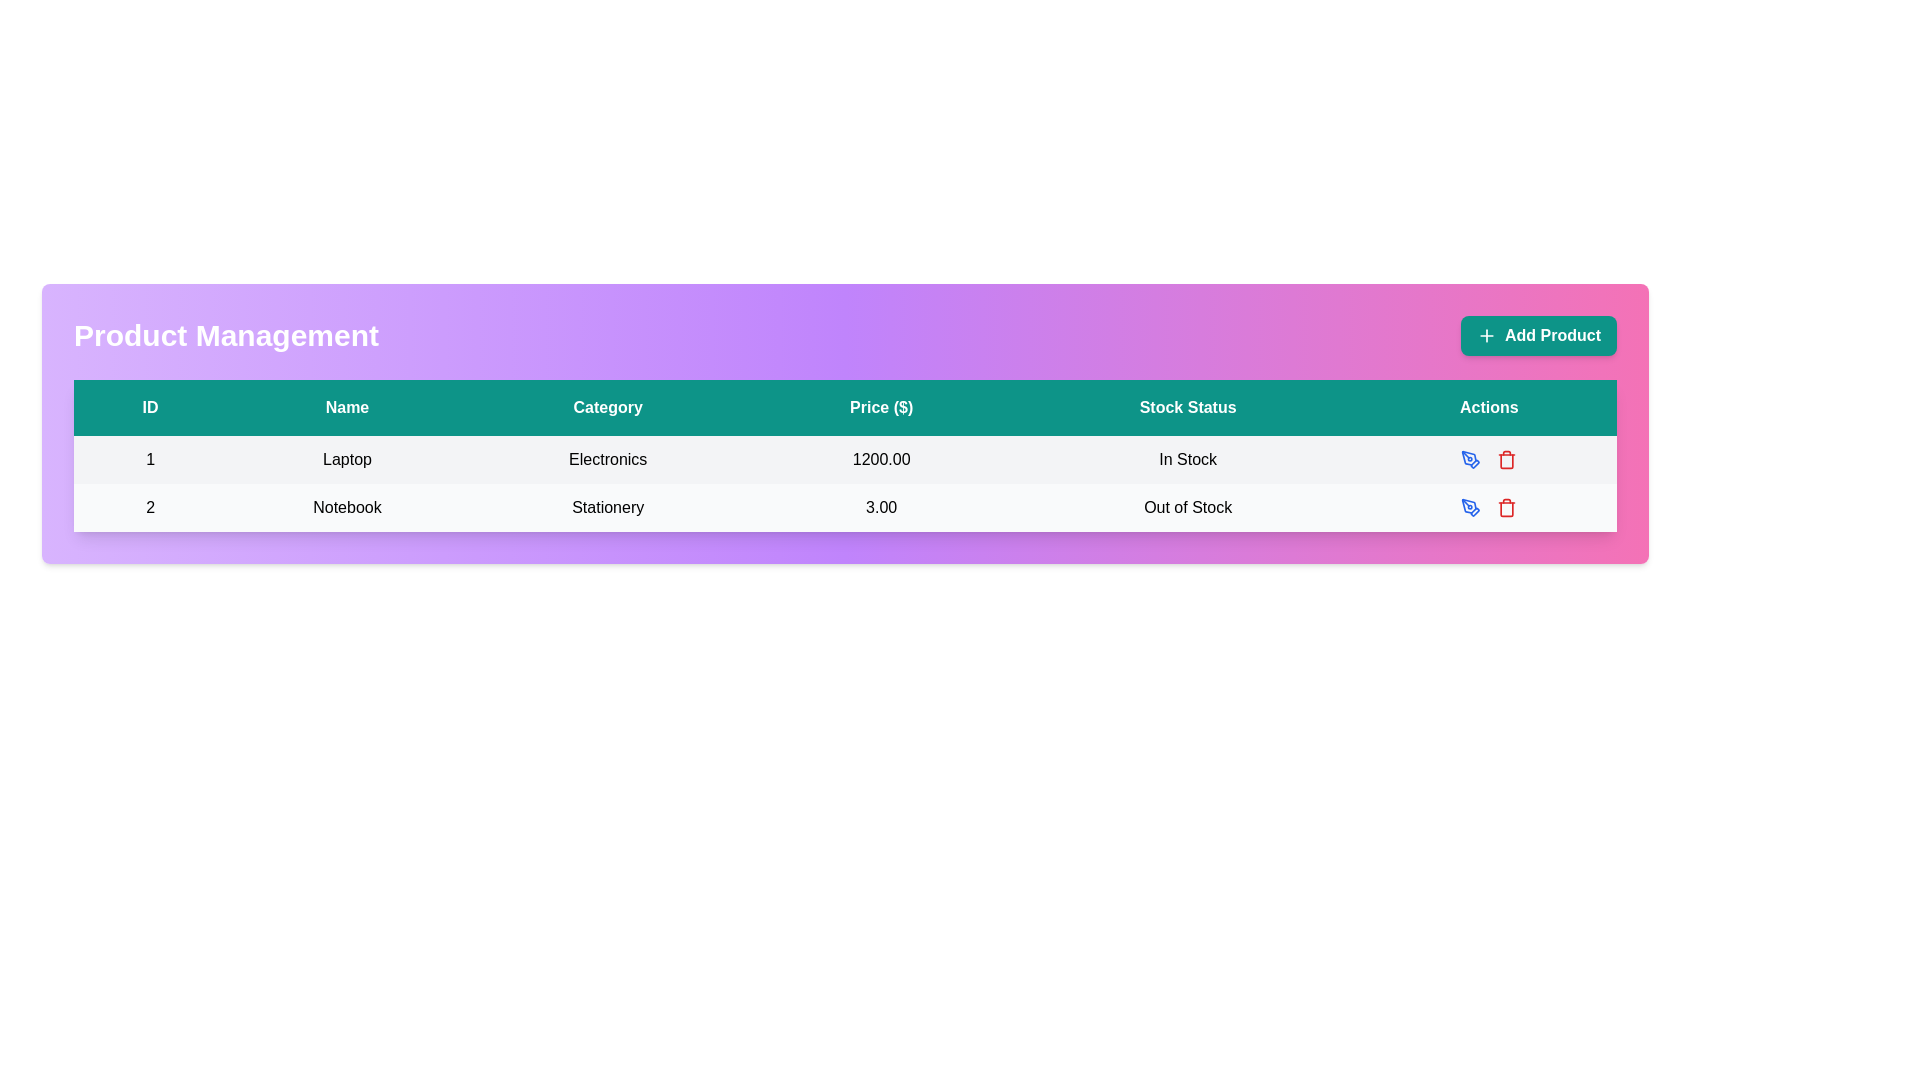  What do you see at coordinates (226, 334) in the screenshot?
I see `the static text label indicating the title 'Product Management', located in the top-left section of the interface` at bounding box center [226, 334].